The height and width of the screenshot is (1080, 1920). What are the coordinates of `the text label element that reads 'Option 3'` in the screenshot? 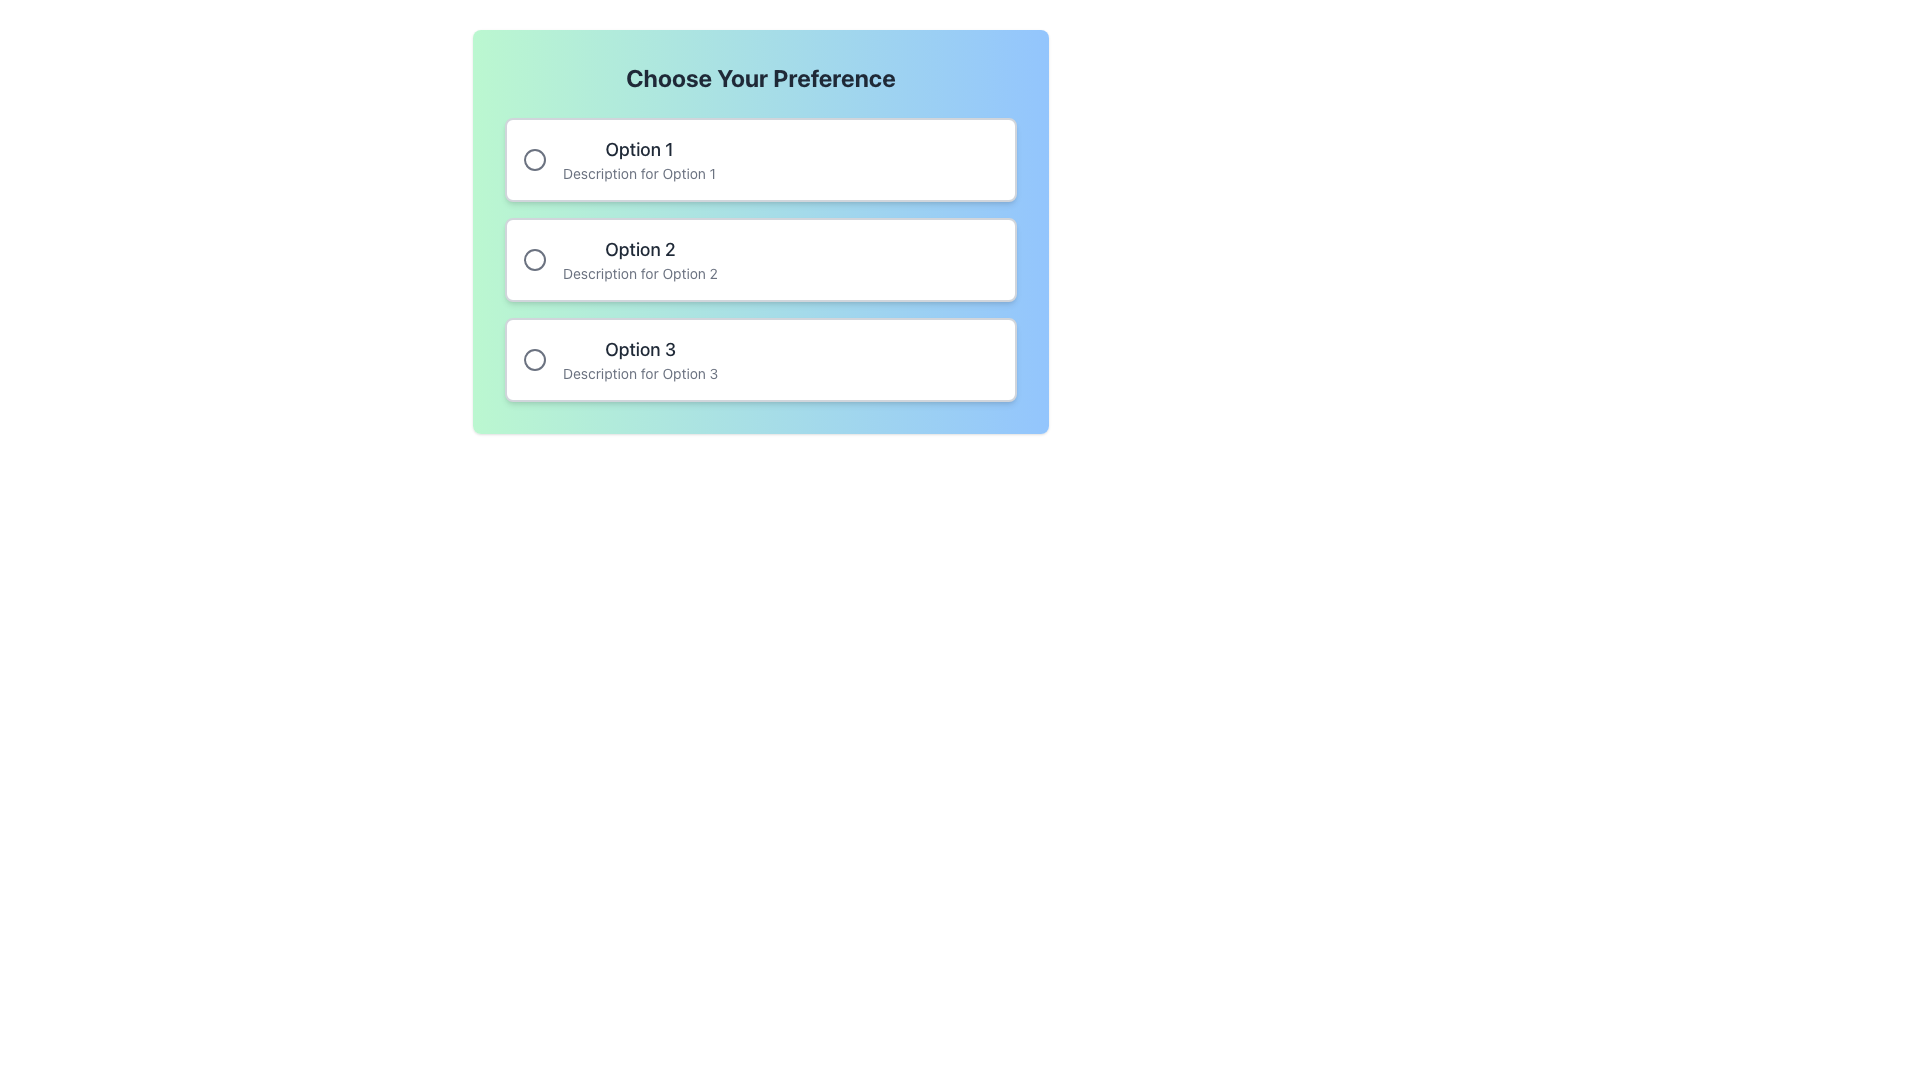 It's located at (619, 358).